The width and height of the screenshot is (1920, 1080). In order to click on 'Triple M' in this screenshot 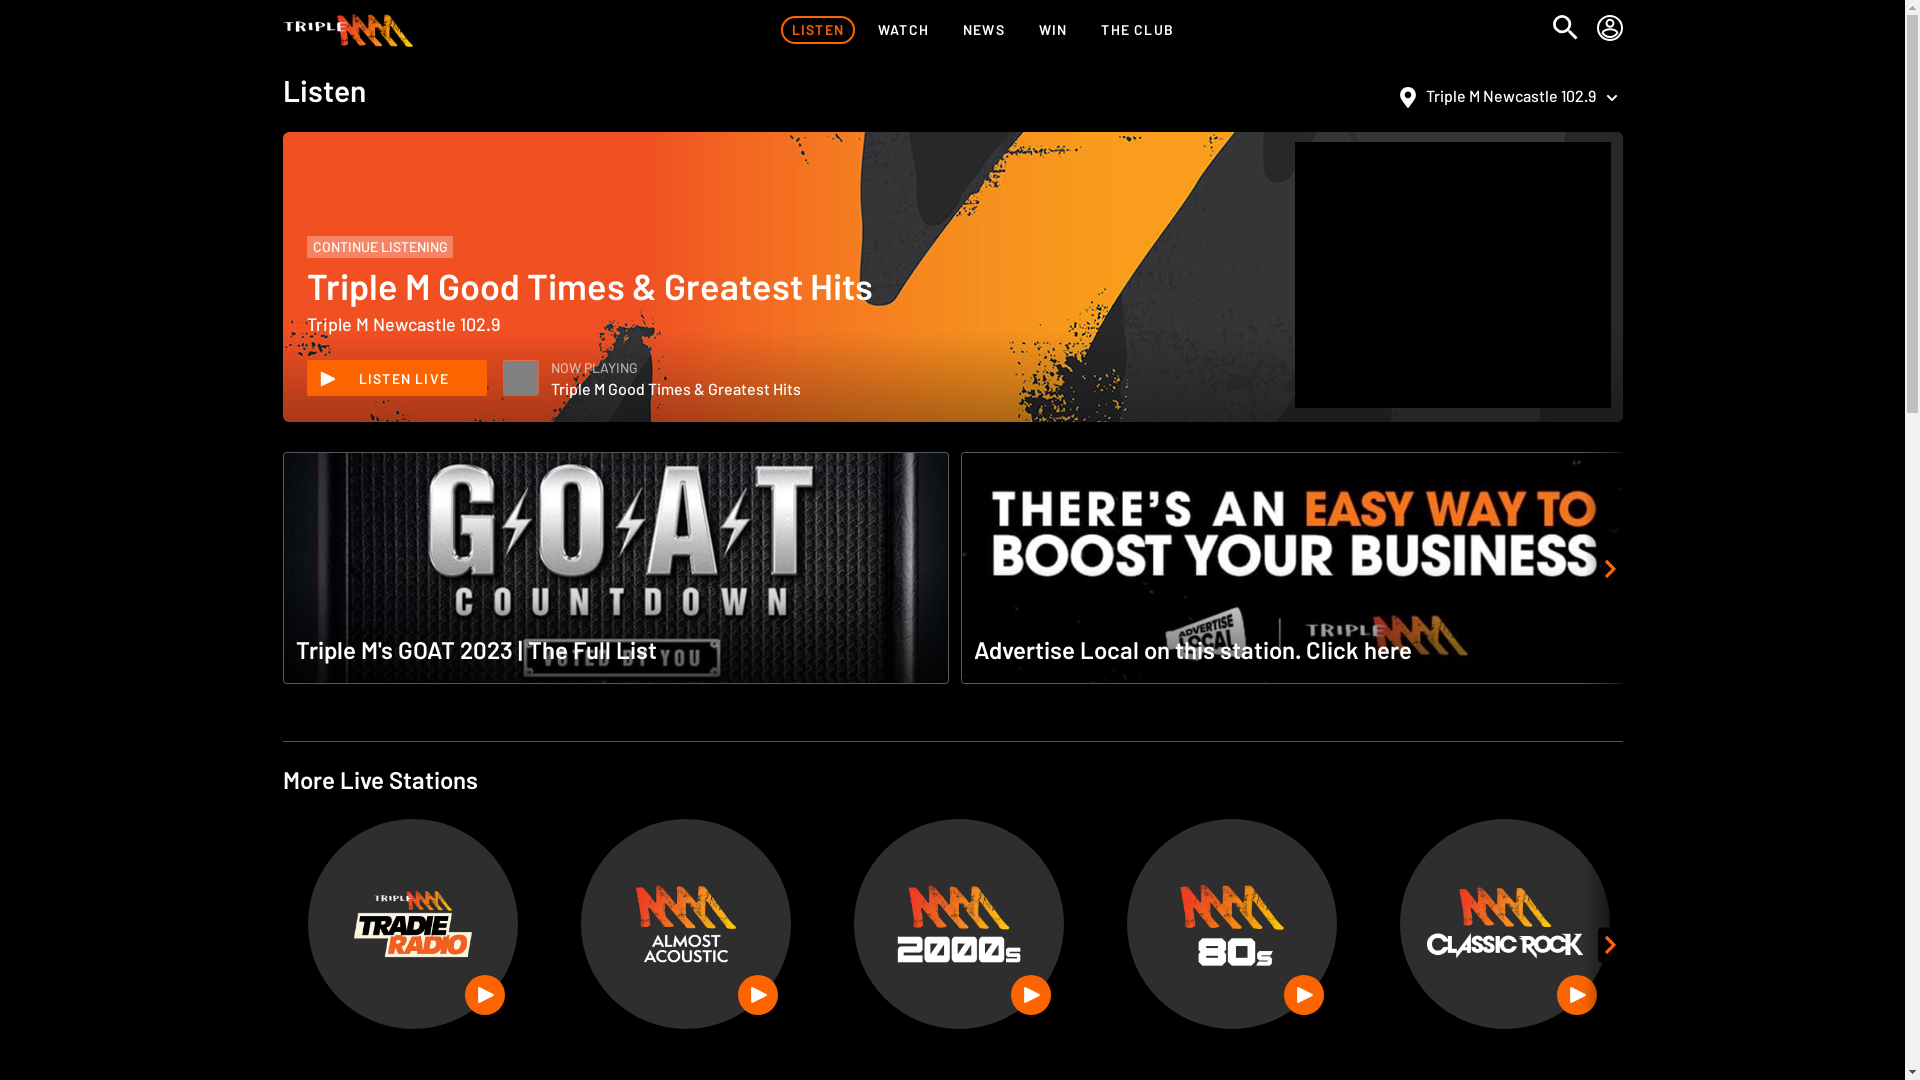, I will do `click(347, 30)`.